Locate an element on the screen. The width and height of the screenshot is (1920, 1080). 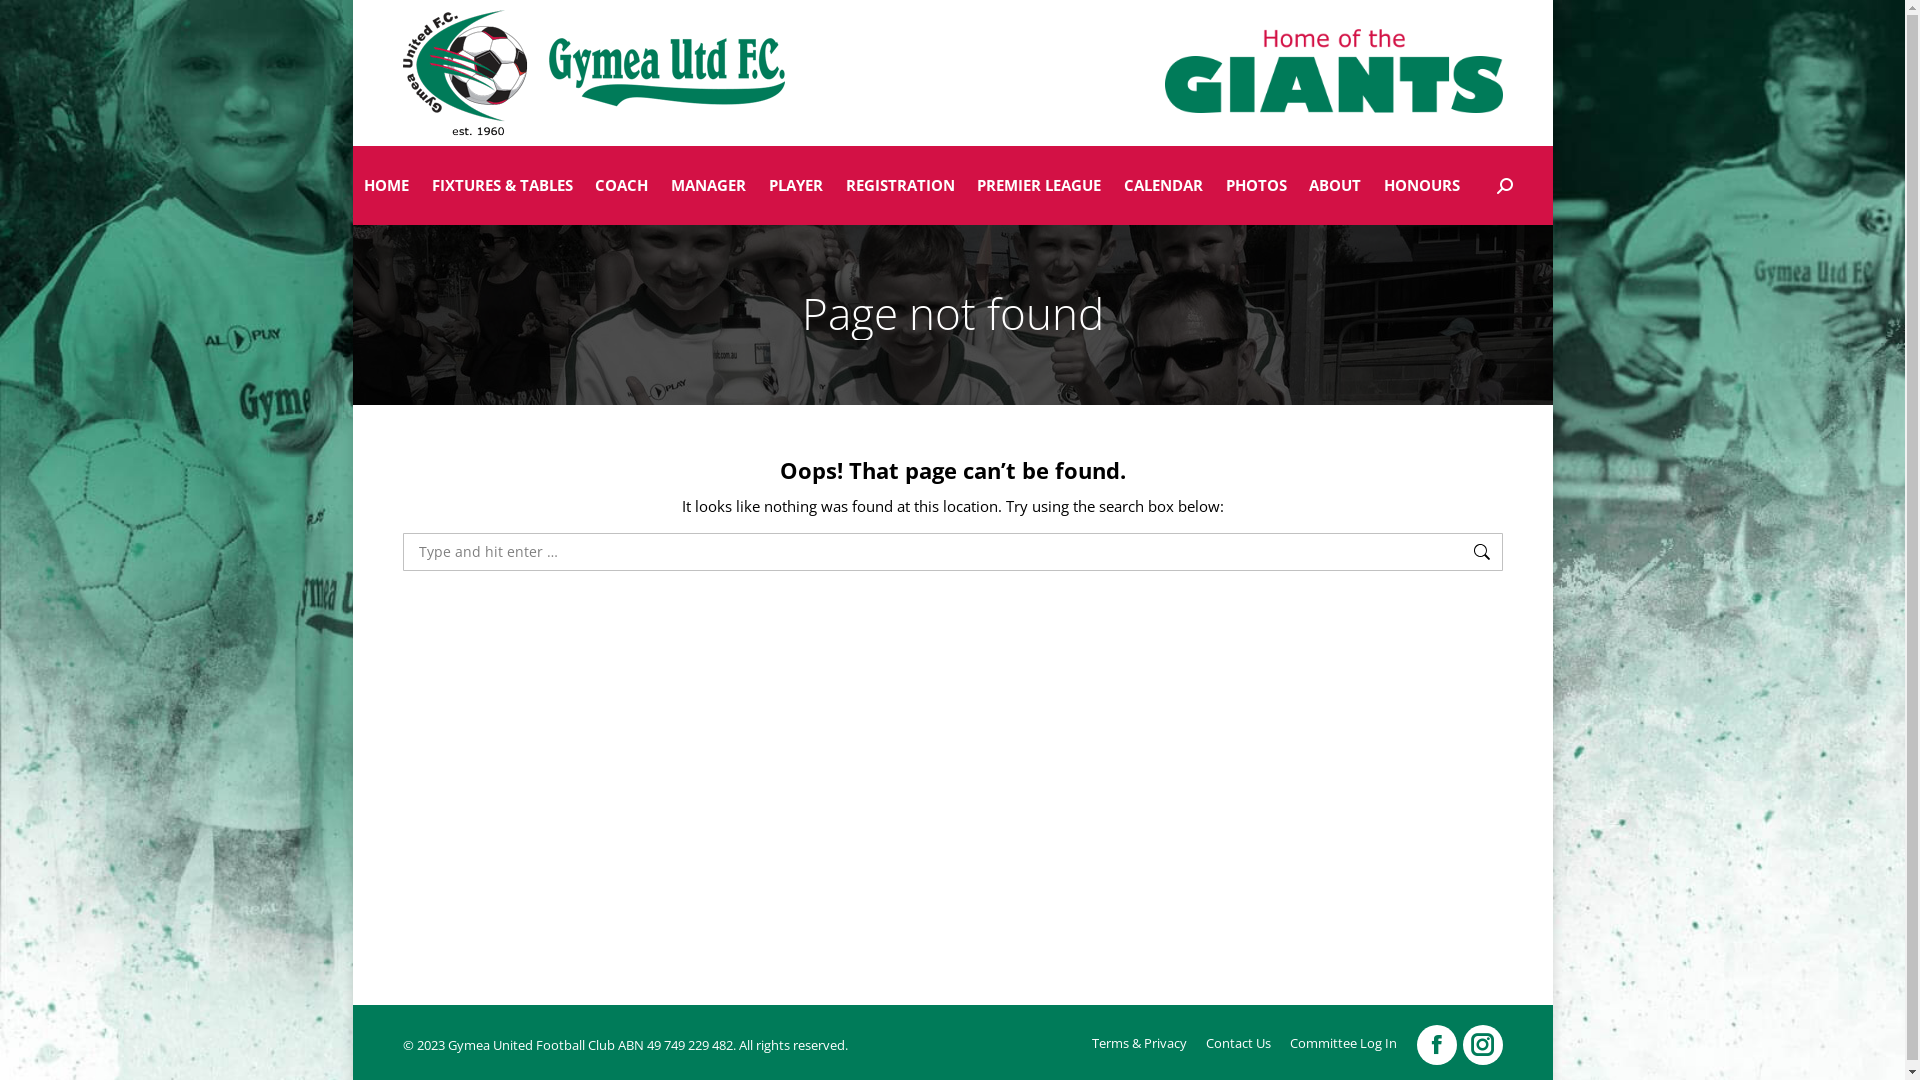
'FIXTURES & TABLES' is located at coordinates (419, 185).